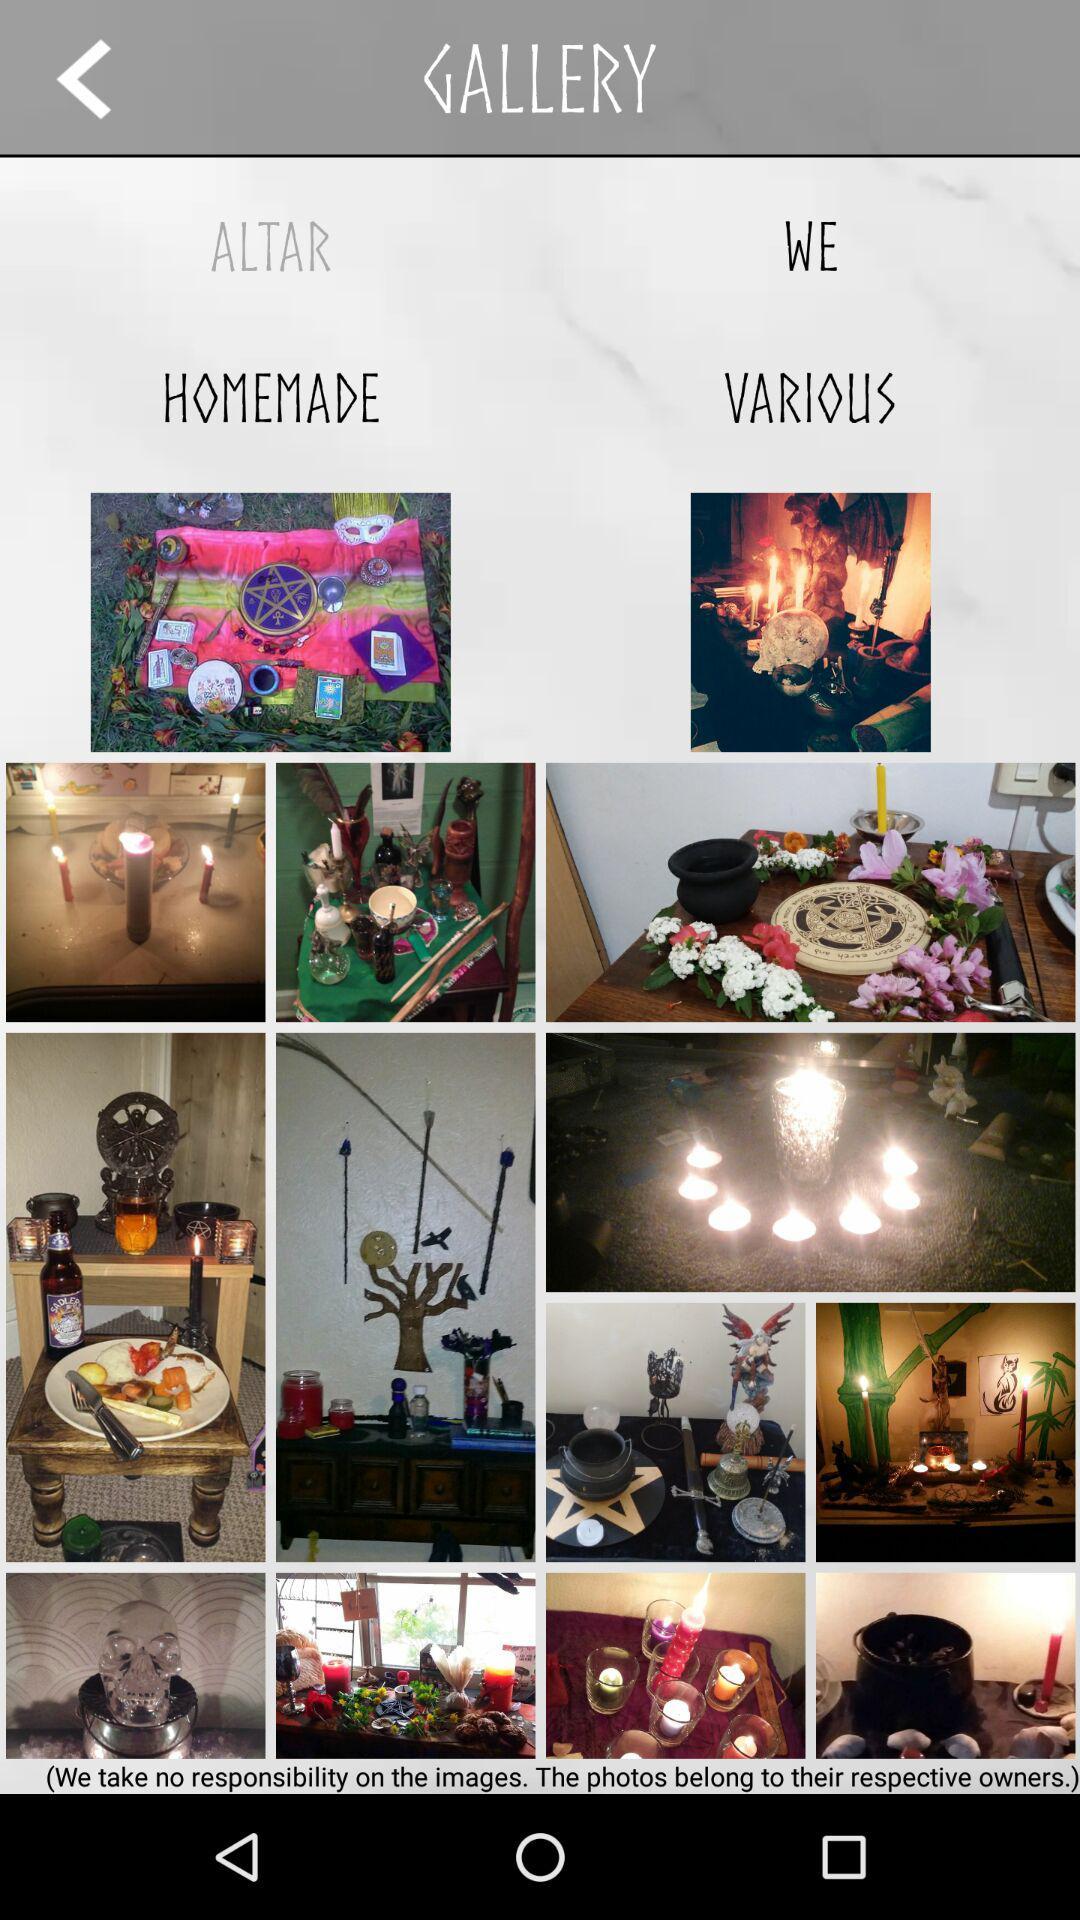 This screenshot has height=1920, width=1080. I want to click on various item, so click(810, 397).